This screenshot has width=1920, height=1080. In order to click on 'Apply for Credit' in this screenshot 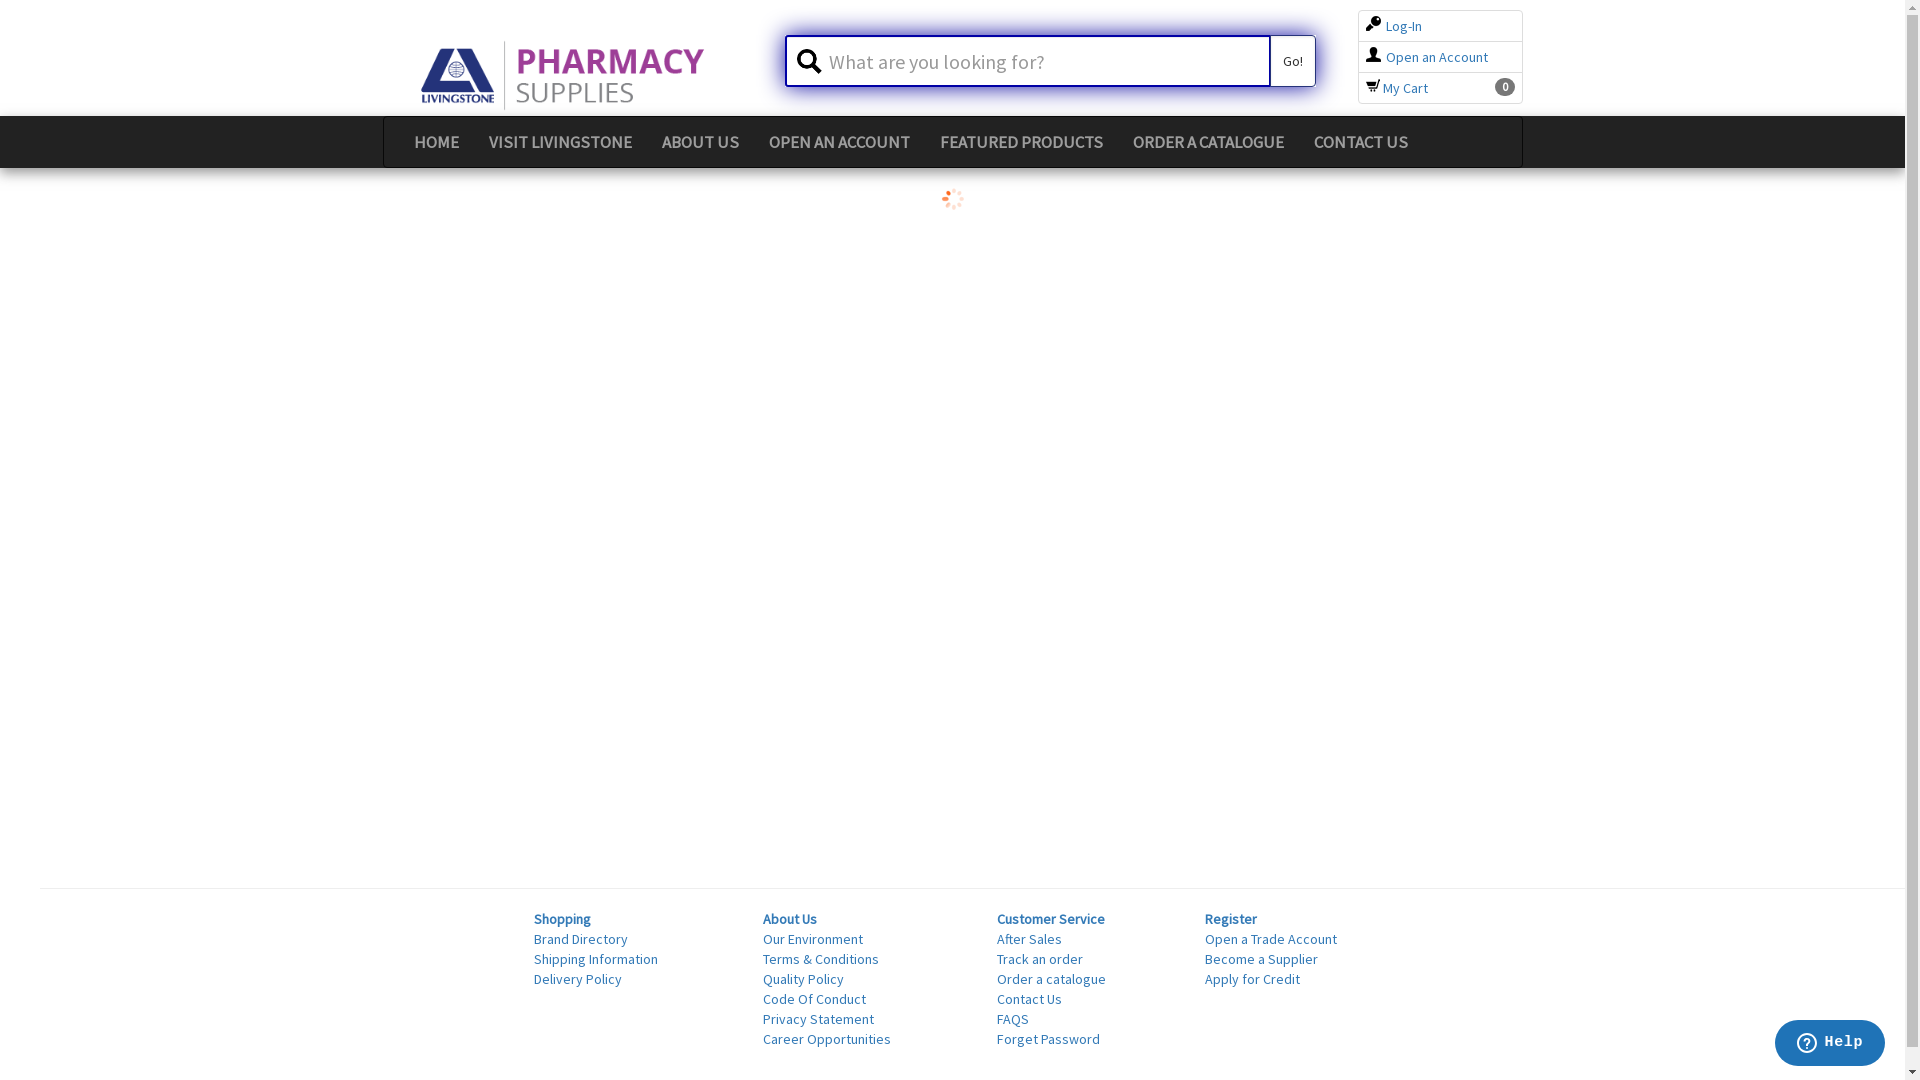, I will do `click(1251, 978)`.